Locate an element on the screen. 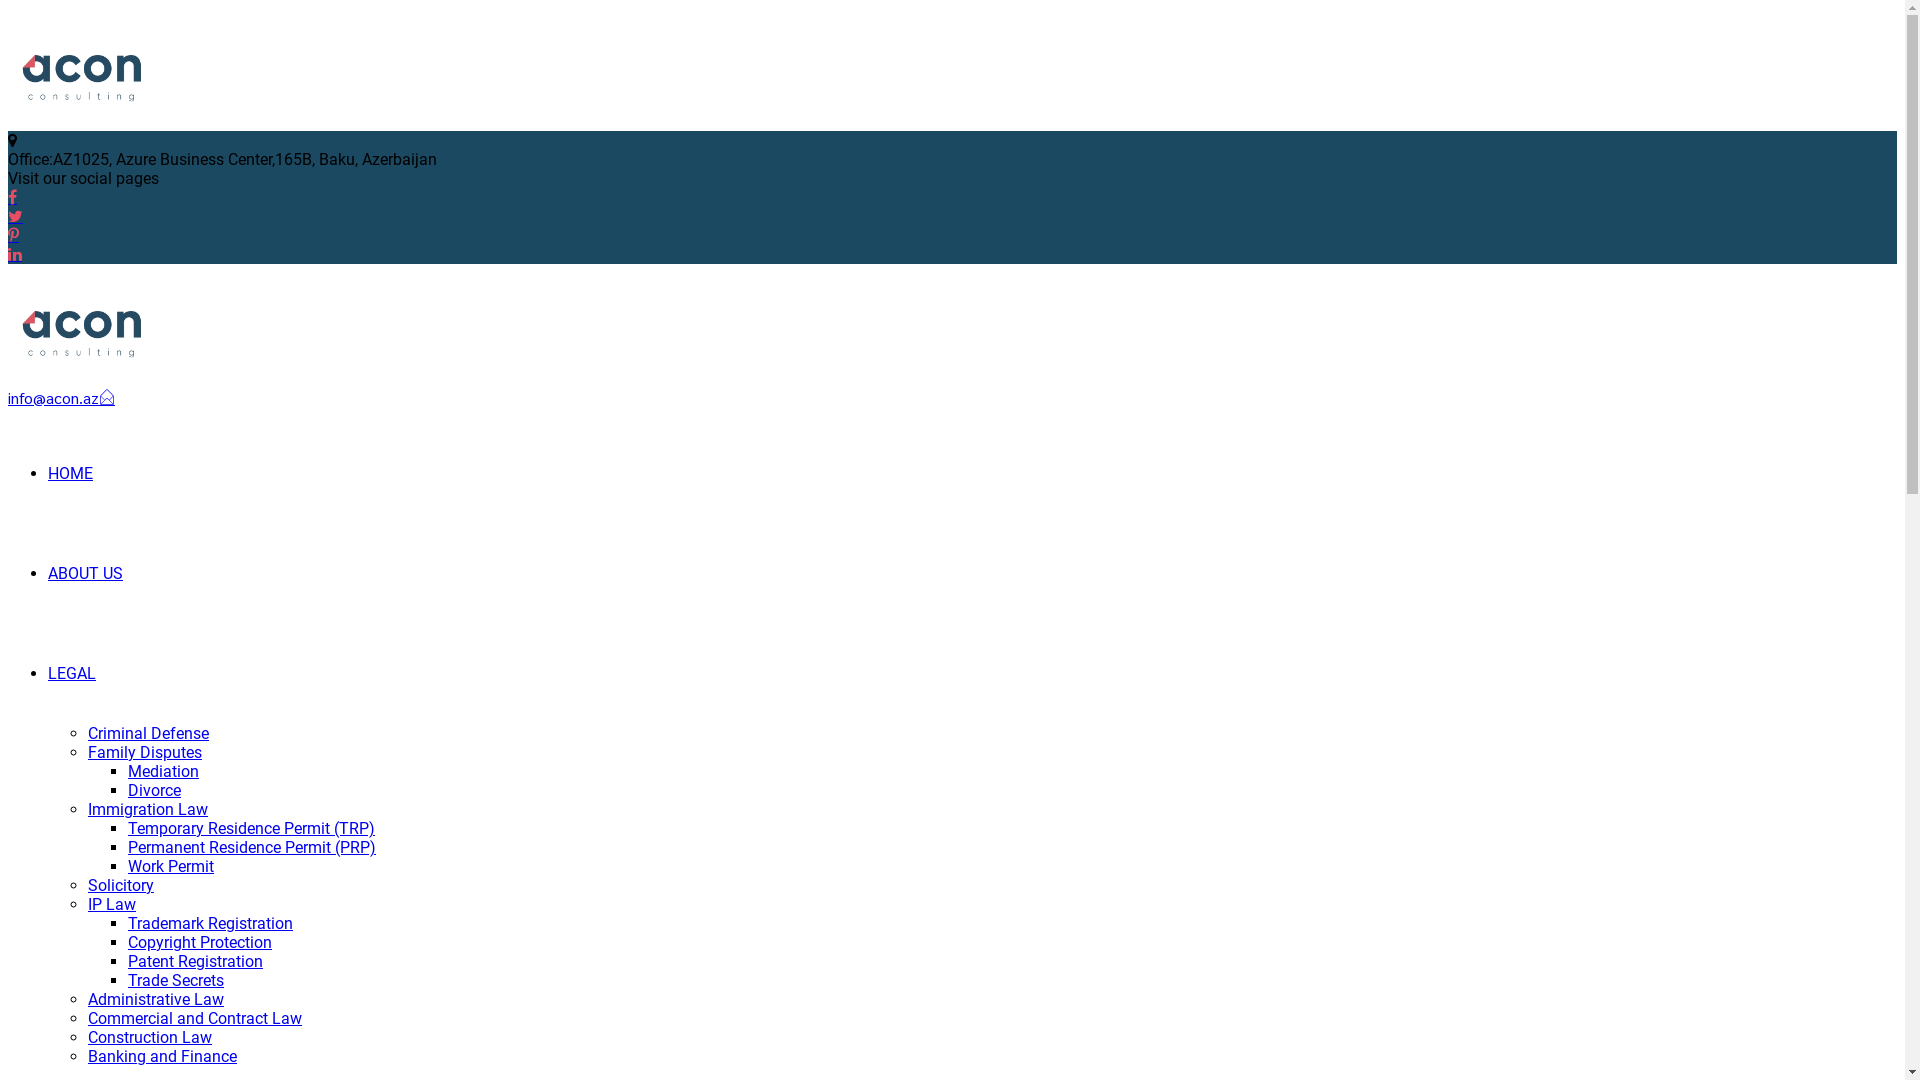  'Banking and Finance' is located at coordinates (86, 1055).